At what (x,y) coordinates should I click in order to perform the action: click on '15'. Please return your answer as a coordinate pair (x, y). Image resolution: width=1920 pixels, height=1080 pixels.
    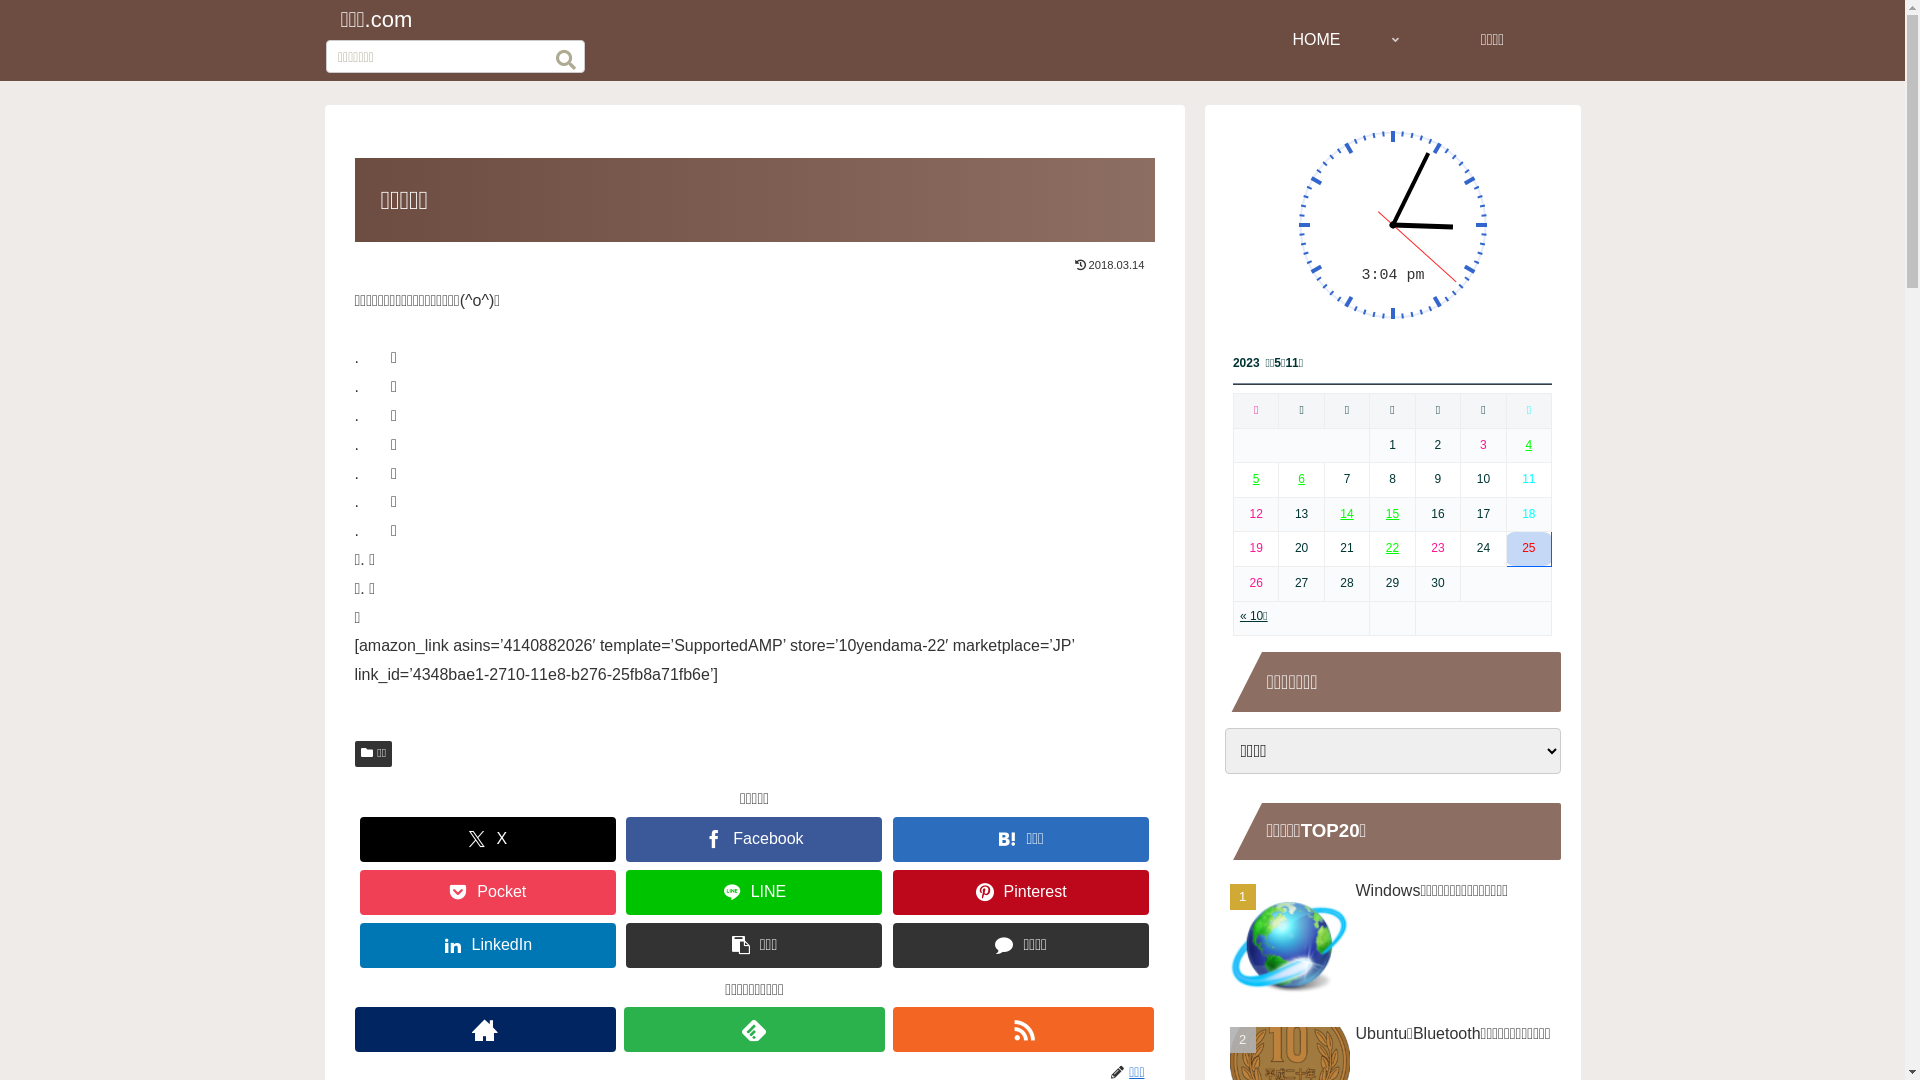
    Looking at the image, I should click on (1385, 512).